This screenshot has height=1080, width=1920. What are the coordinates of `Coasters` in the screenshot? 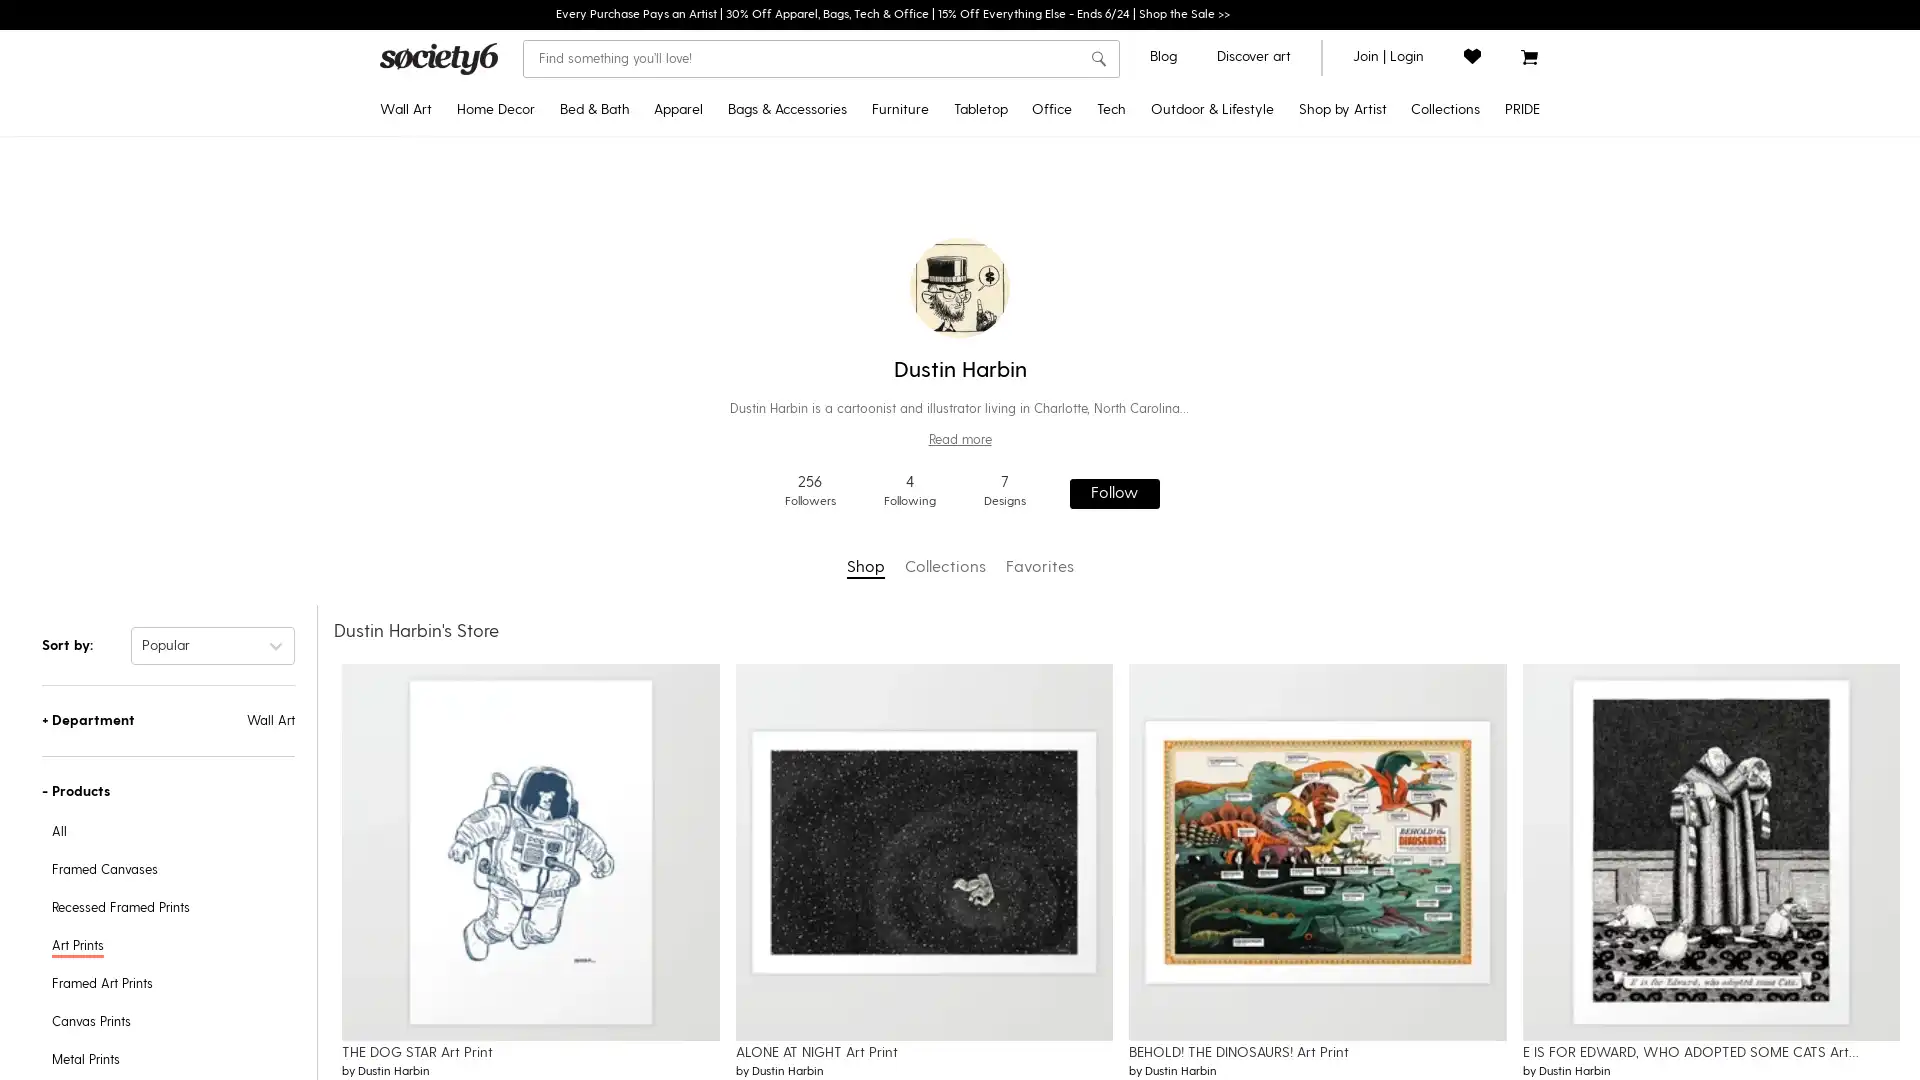 It's located at (1017, 320).